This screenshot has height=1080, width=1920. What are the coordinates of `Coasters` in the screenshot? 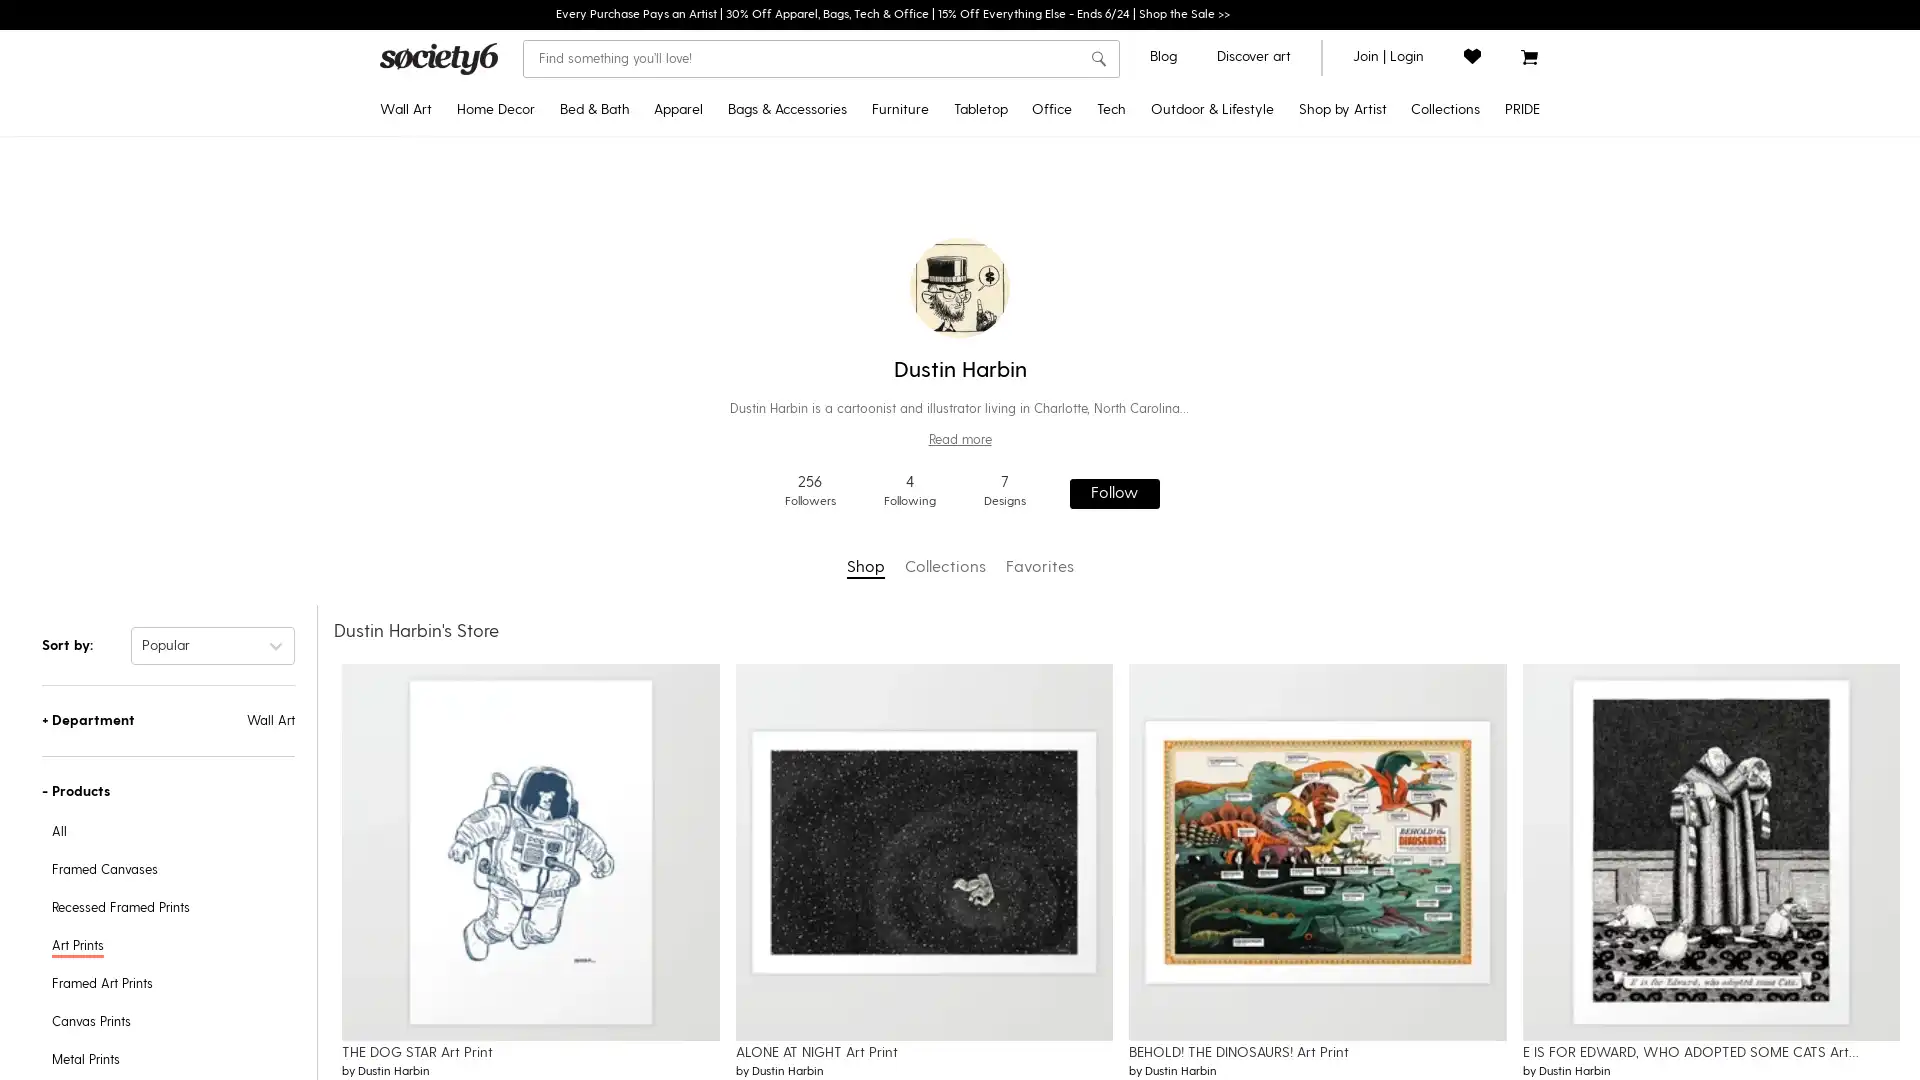 It's located at (1017, 320).